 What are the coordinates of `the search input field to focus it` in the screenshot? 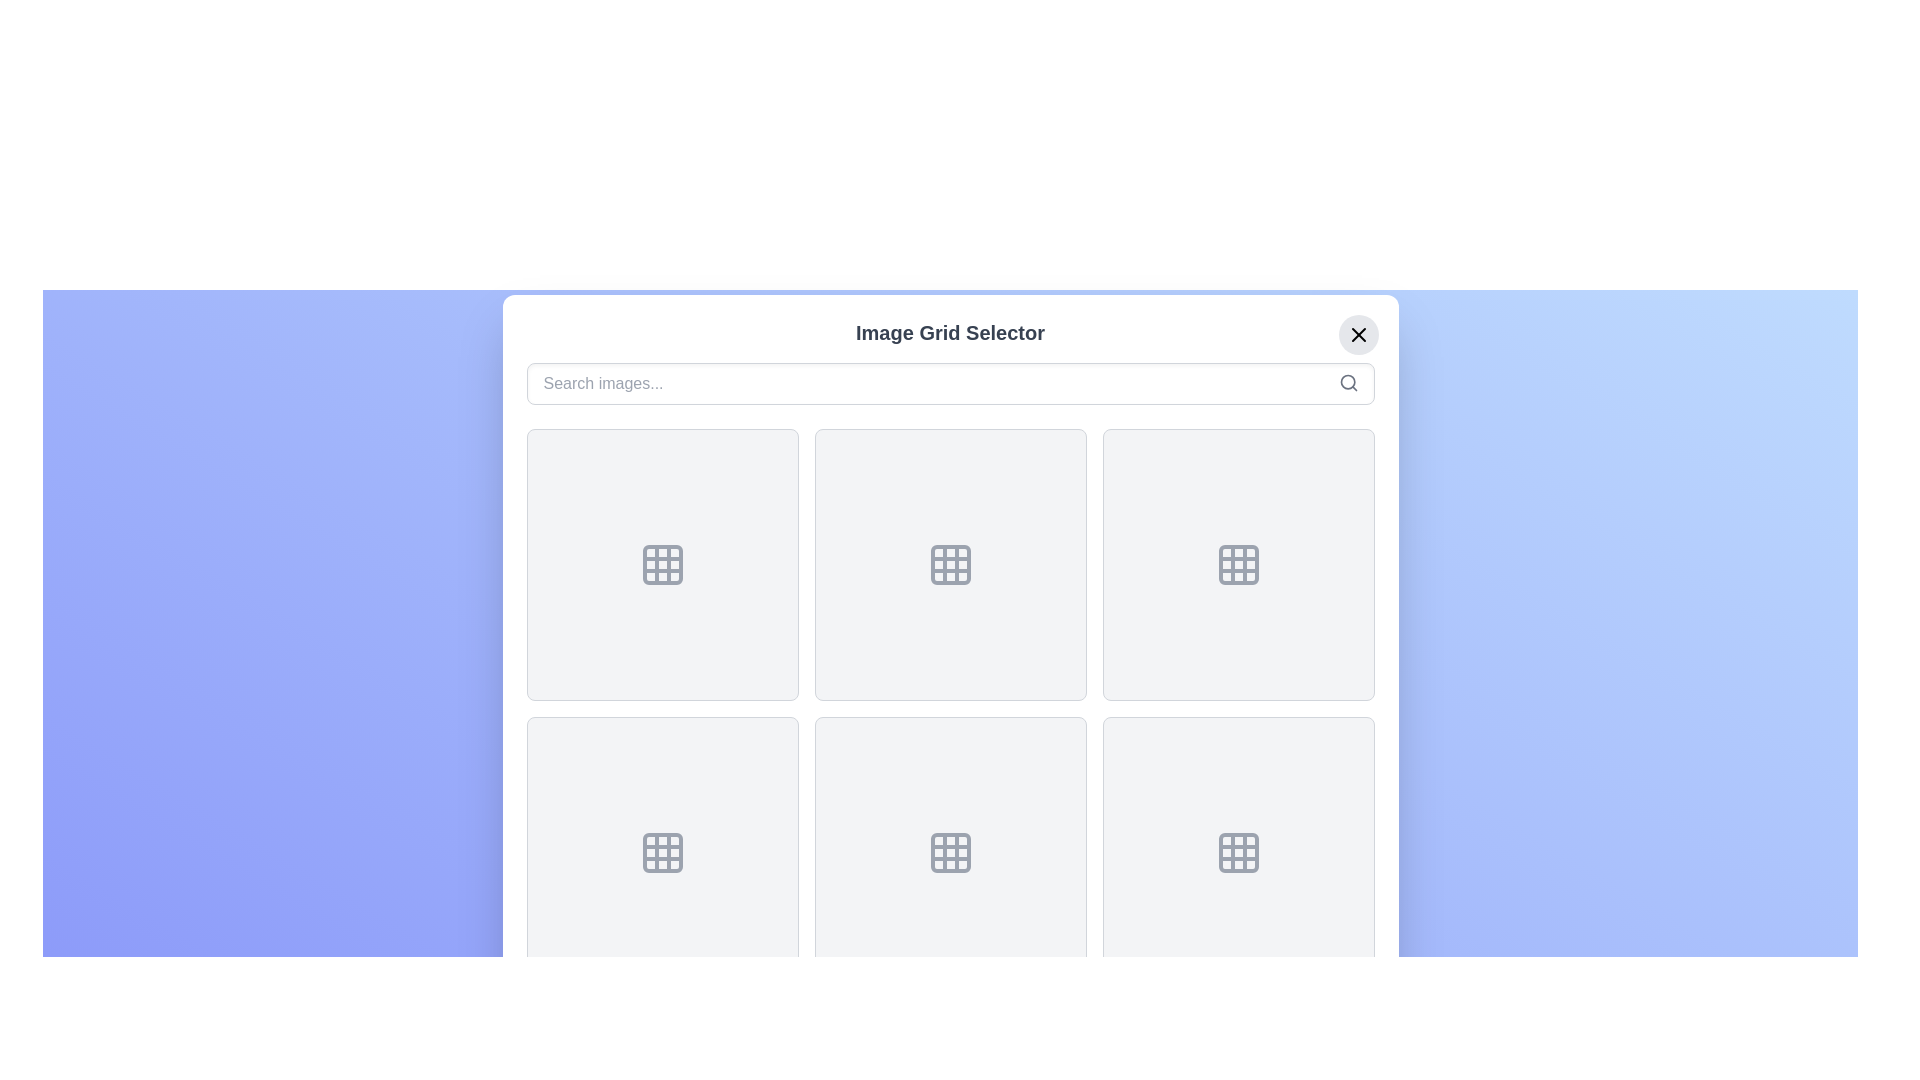 It's located at (949, 384).